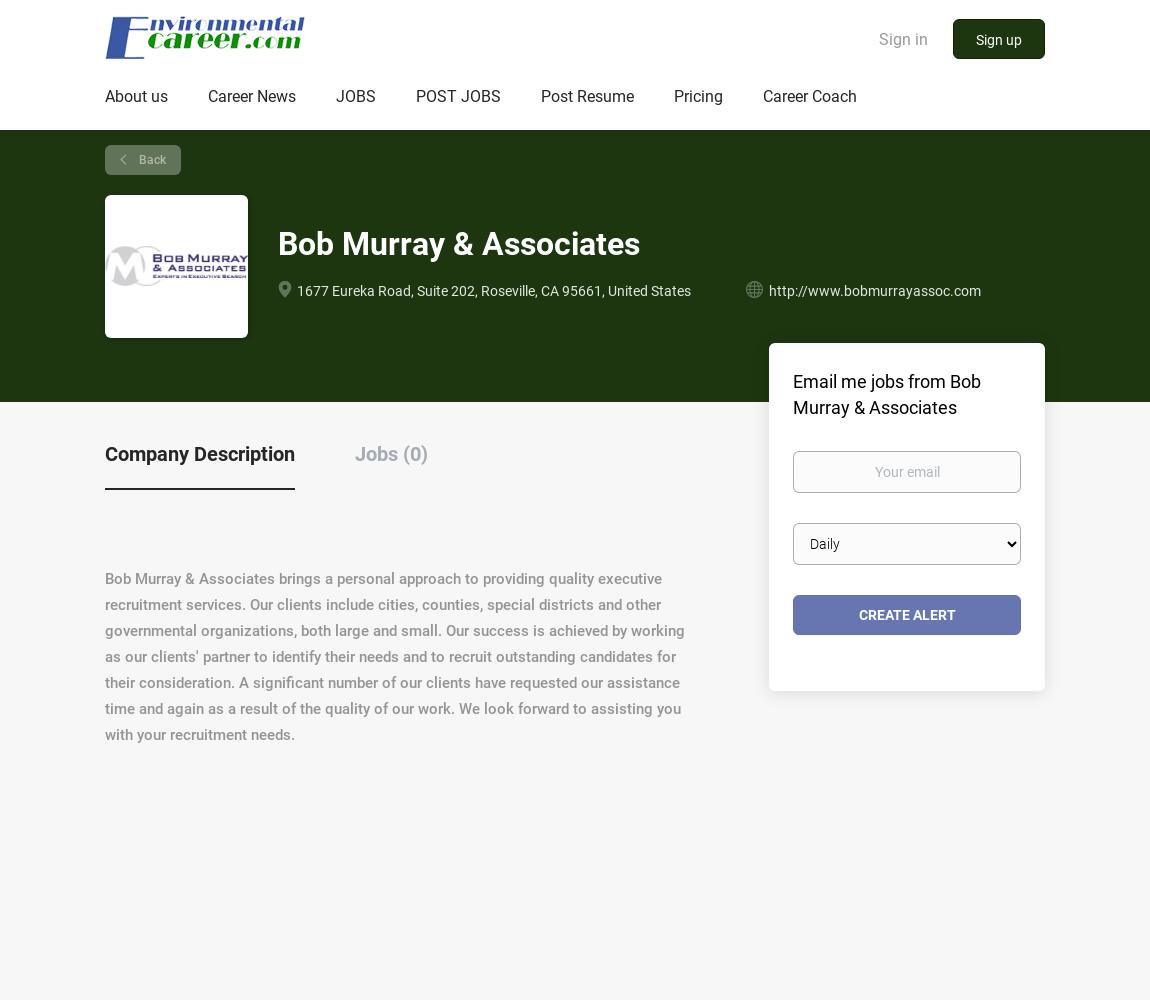  I want to click on 'Email me jobs from Bob Murray & Associates', so click(886, 393).